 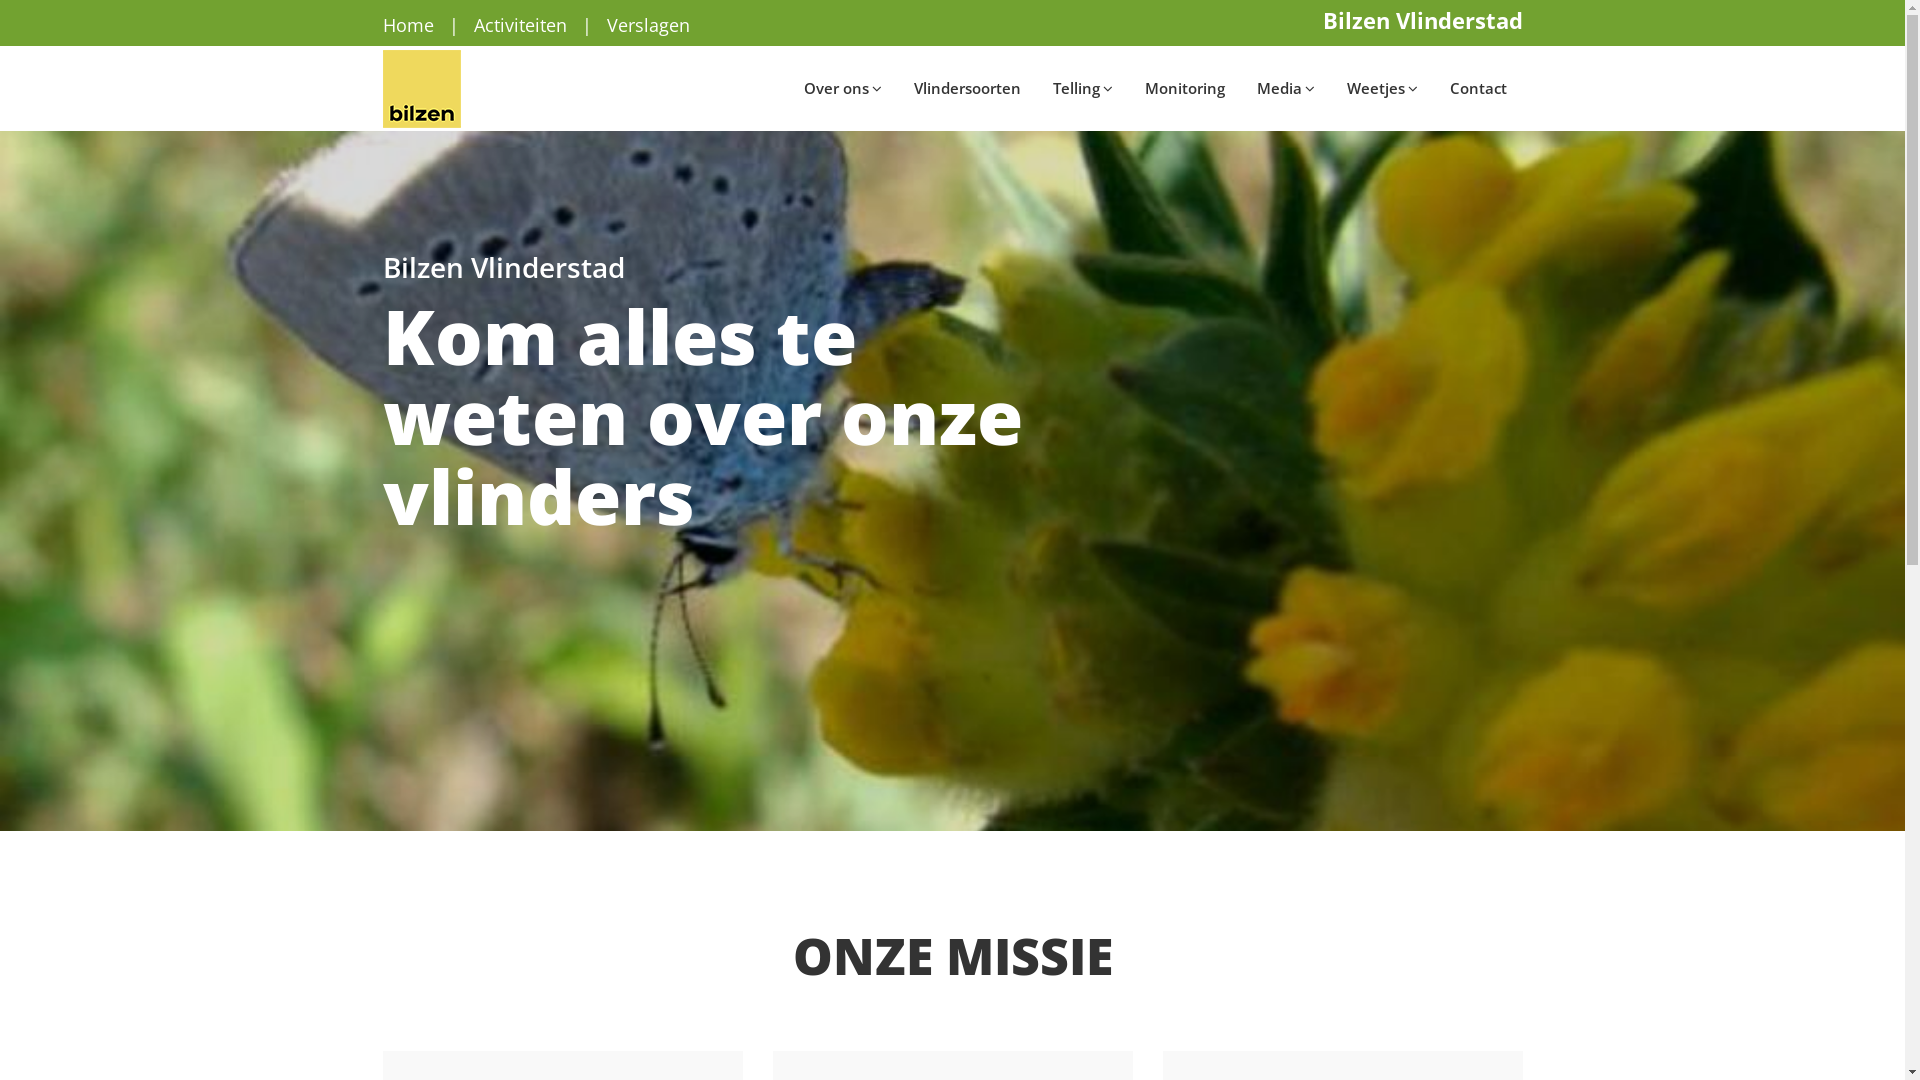 What do you see at coordinates (967, 87) in the screenshot?
I see `'Vlindersoorten'` at bounding box center [967, 87].